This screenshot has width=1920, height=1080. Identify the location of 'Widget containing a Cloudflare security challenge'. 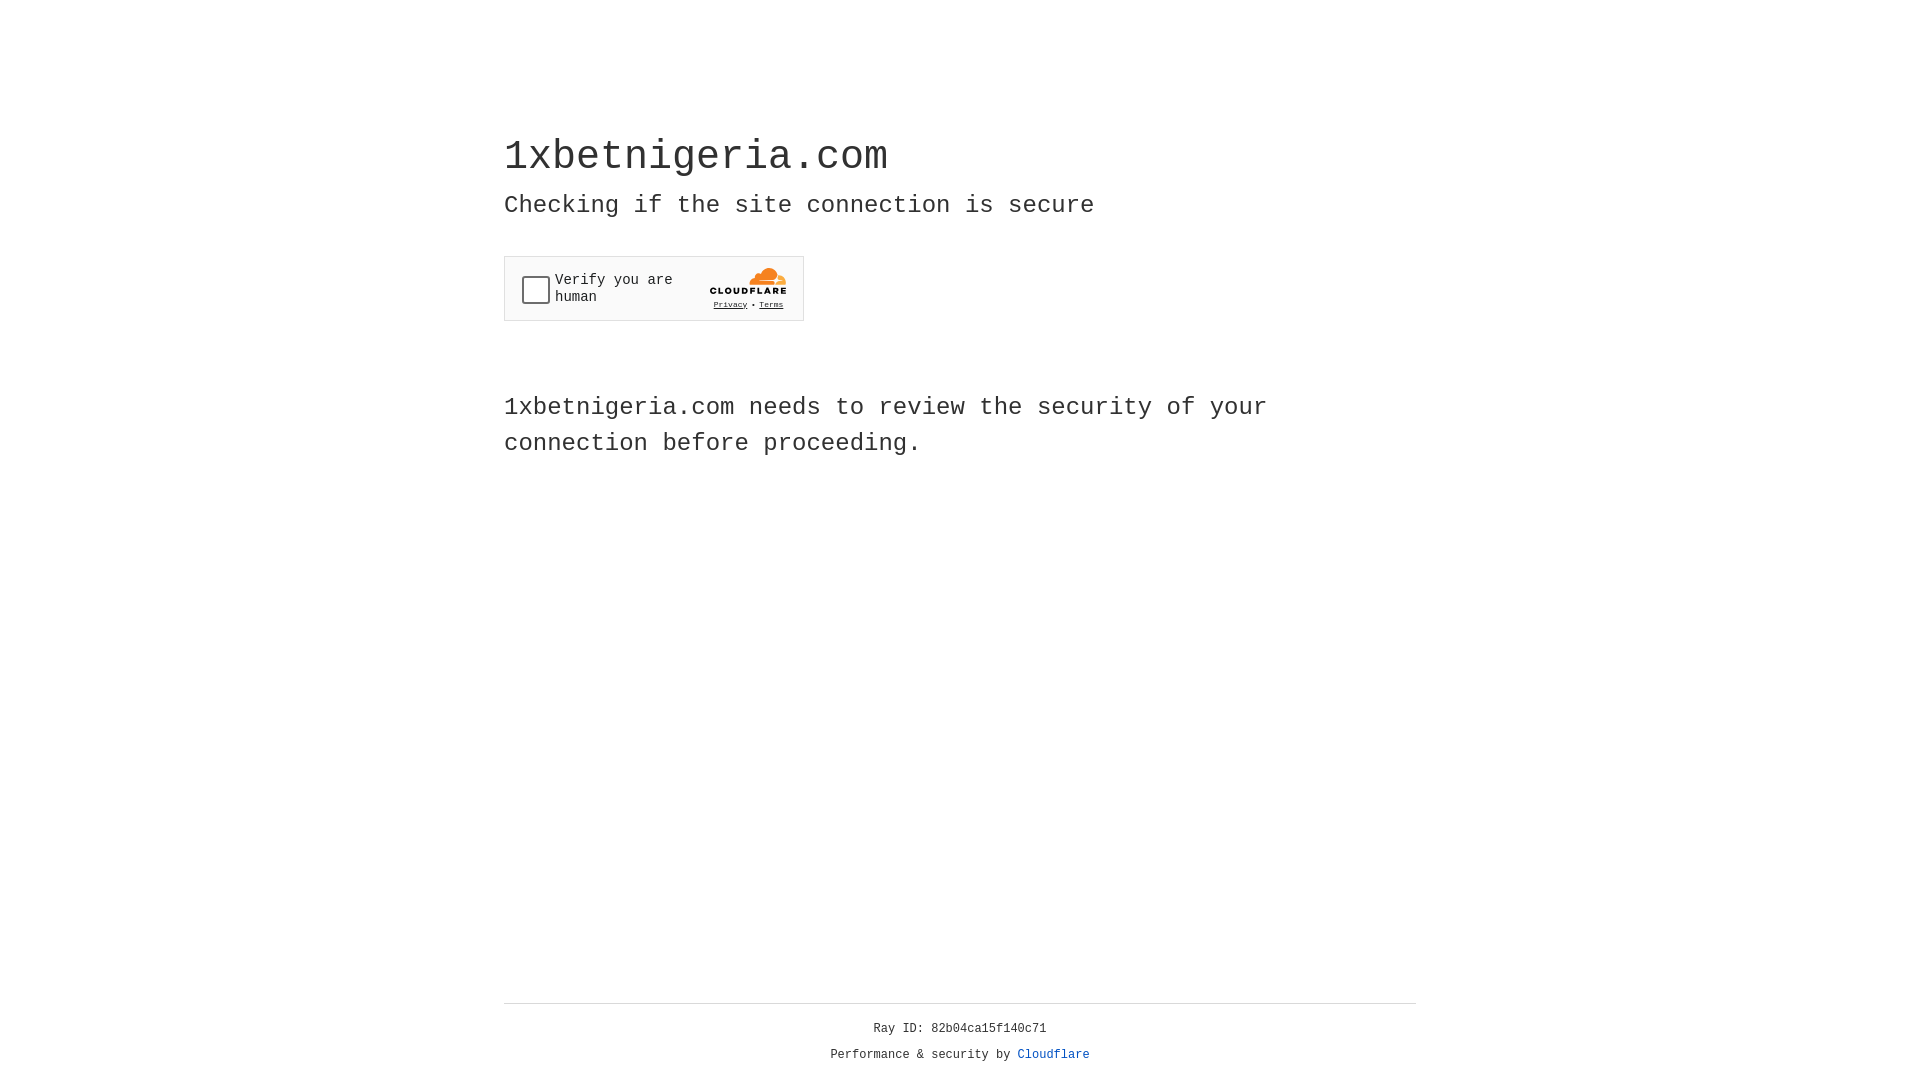
(653, 288).